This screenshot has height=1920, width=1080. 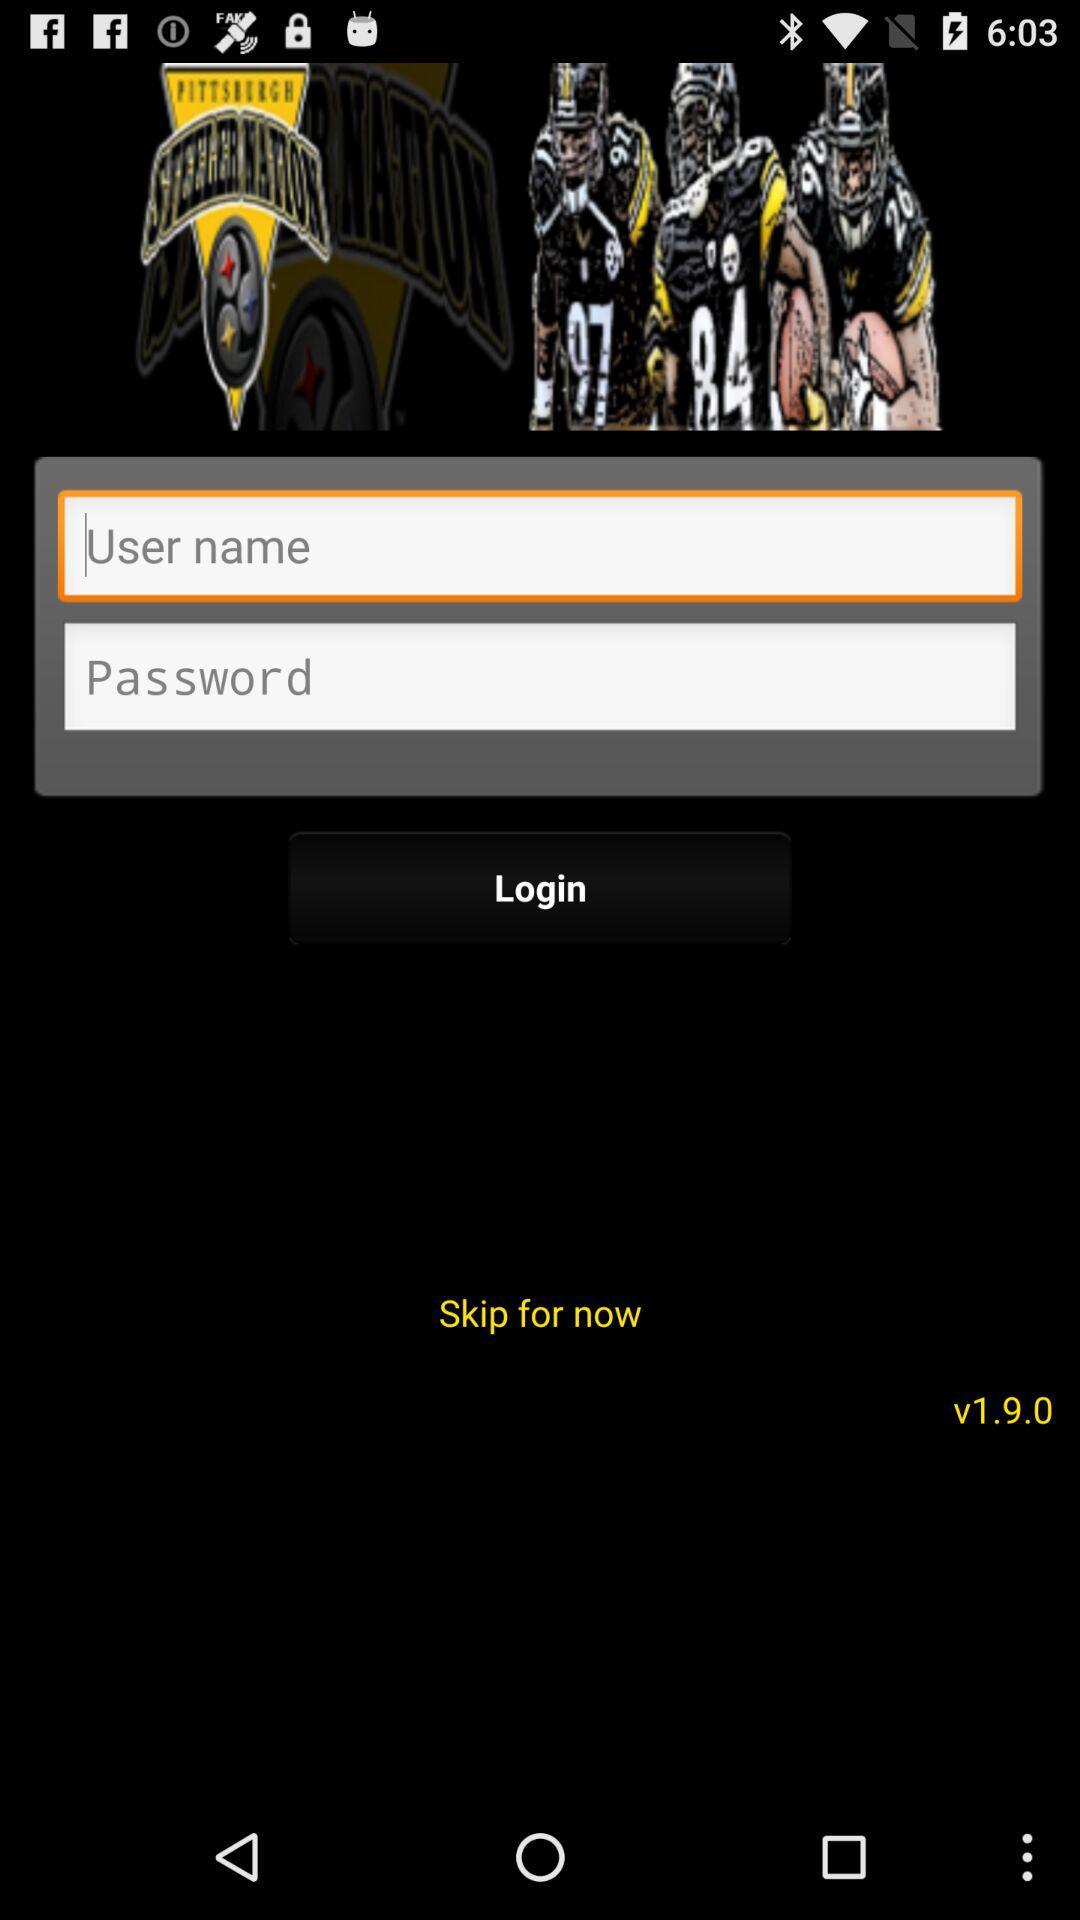 What do you see at coordinates (540, 682) in the screenshot?
I see `input password` at bounding box center [540, 682].